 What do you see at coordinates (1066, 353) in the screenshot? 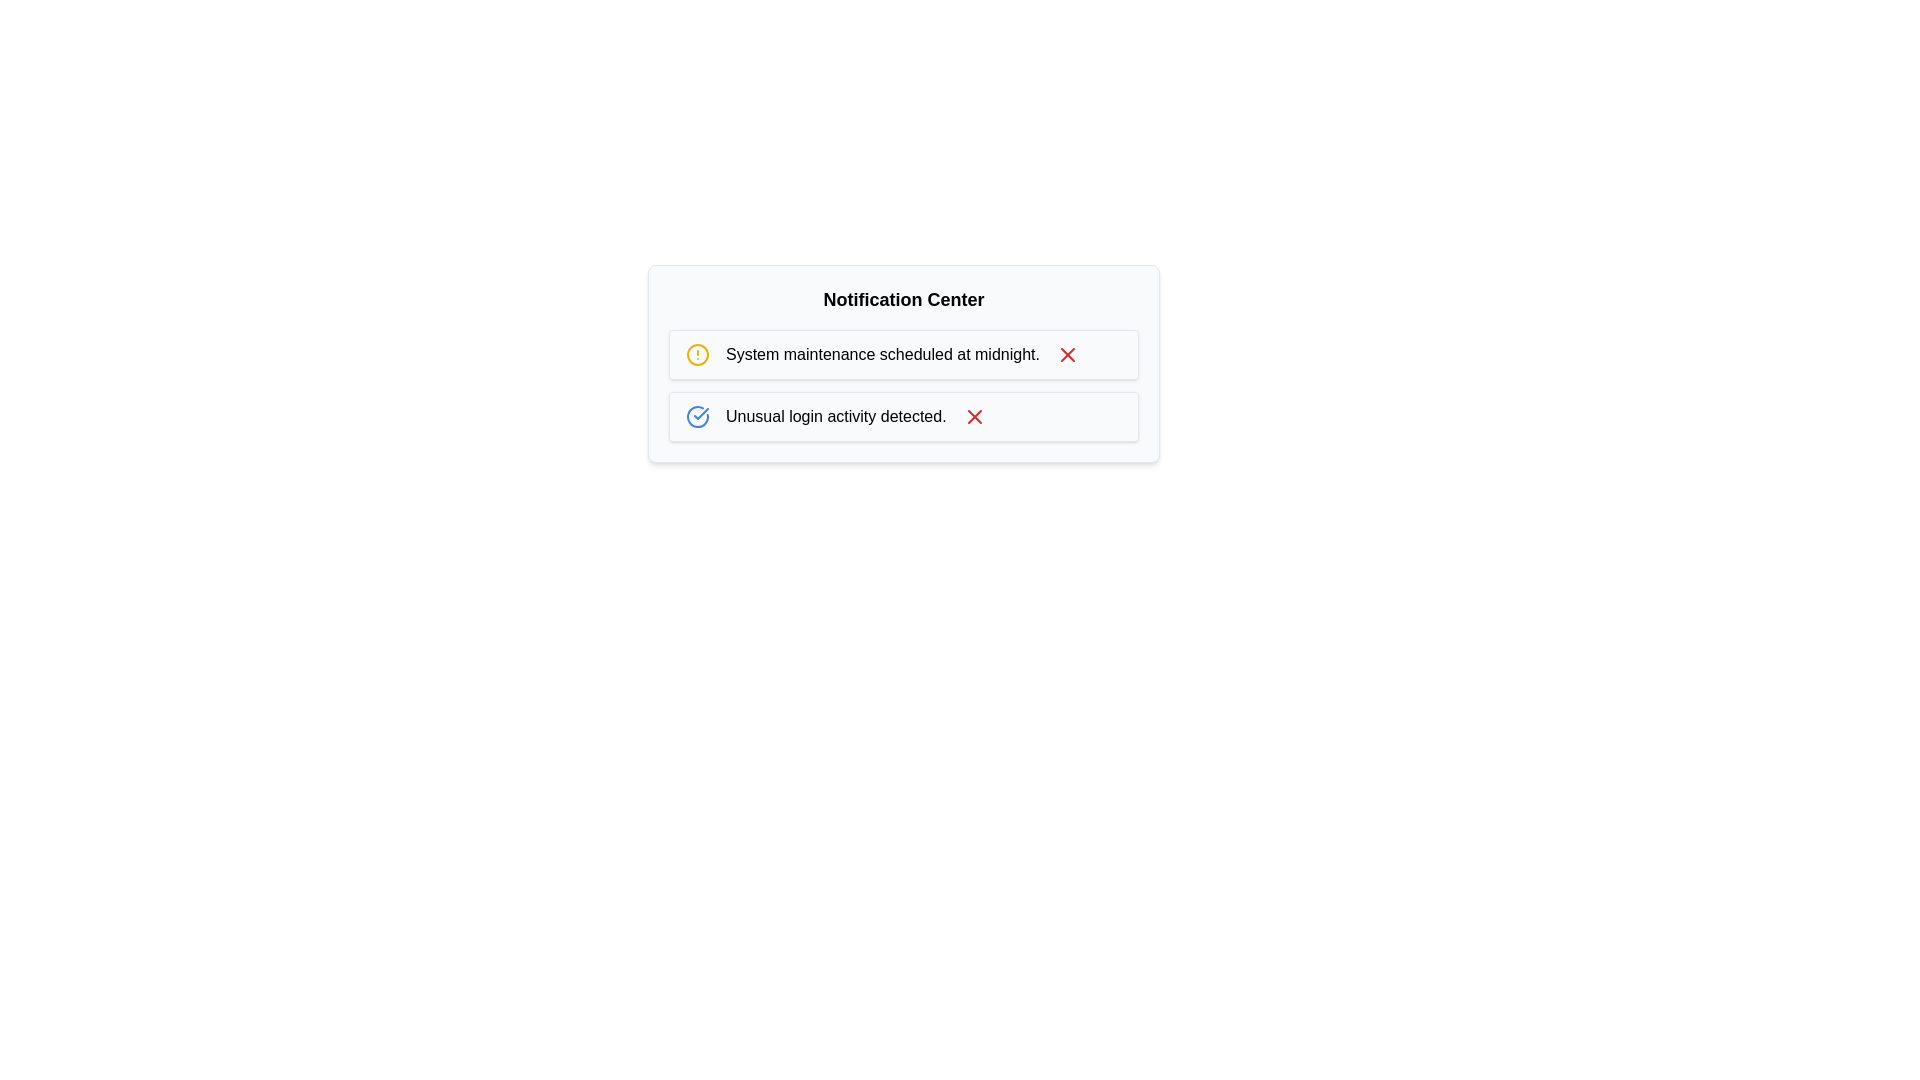
I see `the dismiss button located in the upper-right corner of the notification card that contains the text 'System maintenance scheduled at midnight.'` at bounding box center [1066, 353].